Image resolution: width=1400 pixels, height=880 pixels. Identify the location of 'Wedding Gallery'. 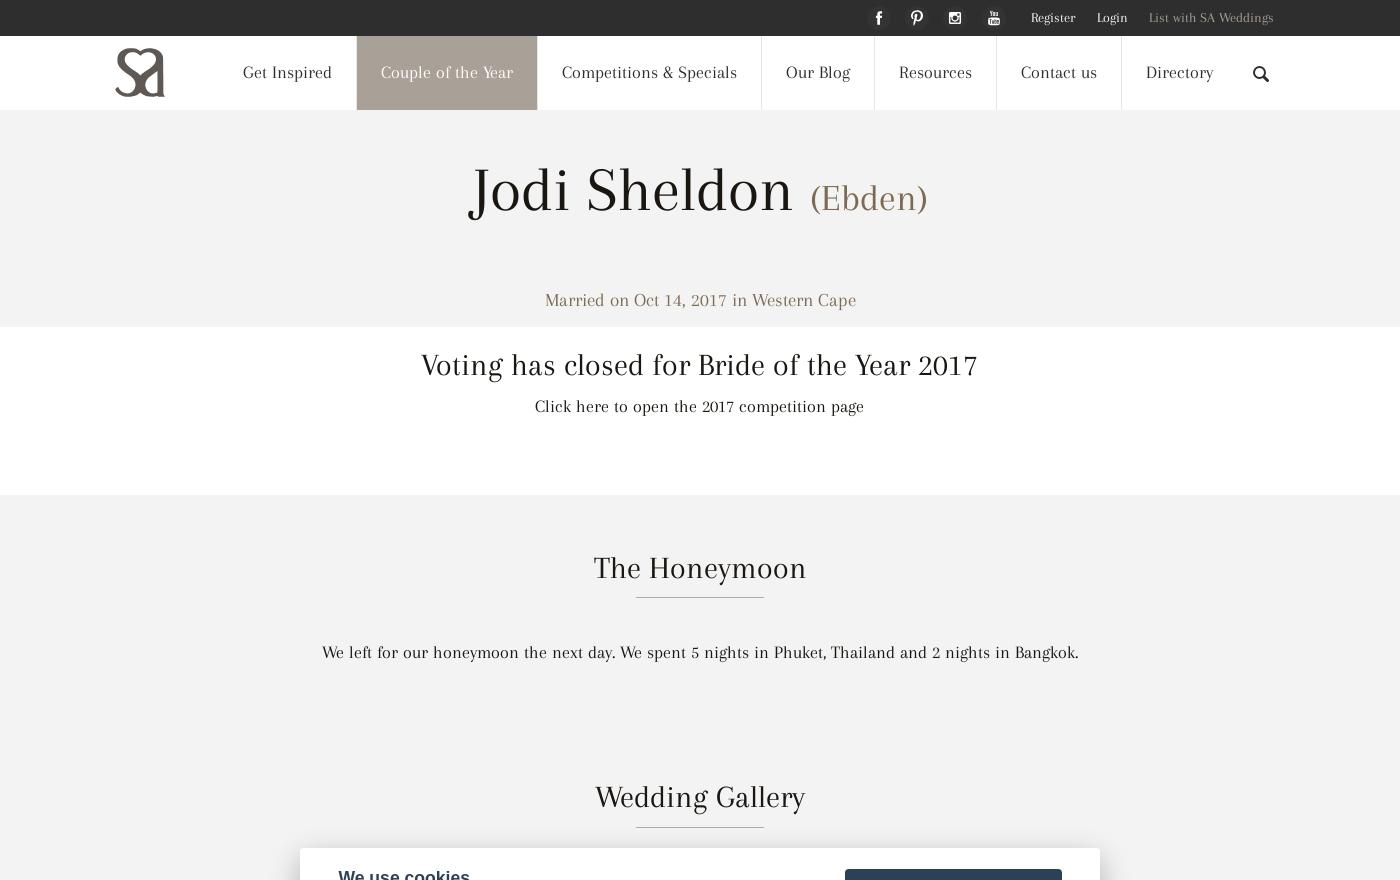
(700, 796).